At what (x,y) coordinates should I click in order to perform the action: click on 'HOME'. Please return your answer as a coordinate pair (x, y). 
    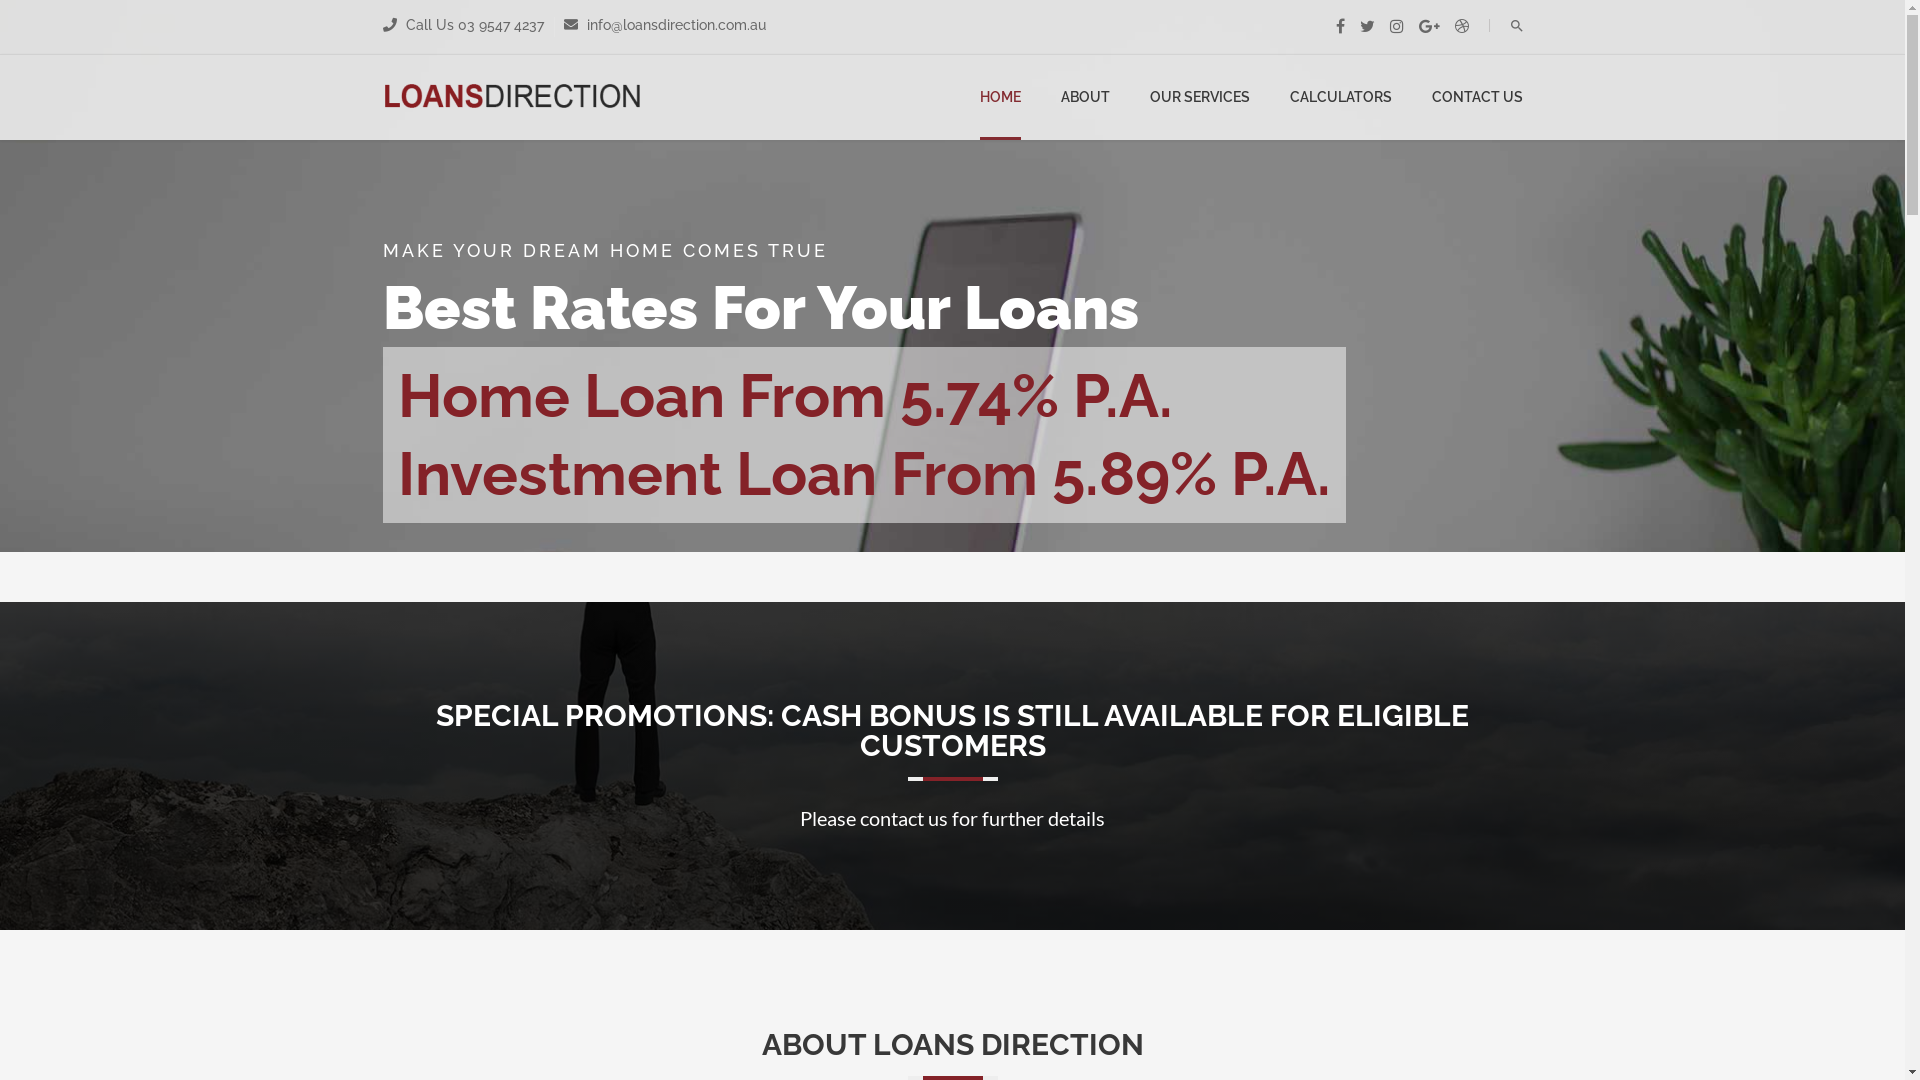
    Looking at the image, I should click on (1000, 97).